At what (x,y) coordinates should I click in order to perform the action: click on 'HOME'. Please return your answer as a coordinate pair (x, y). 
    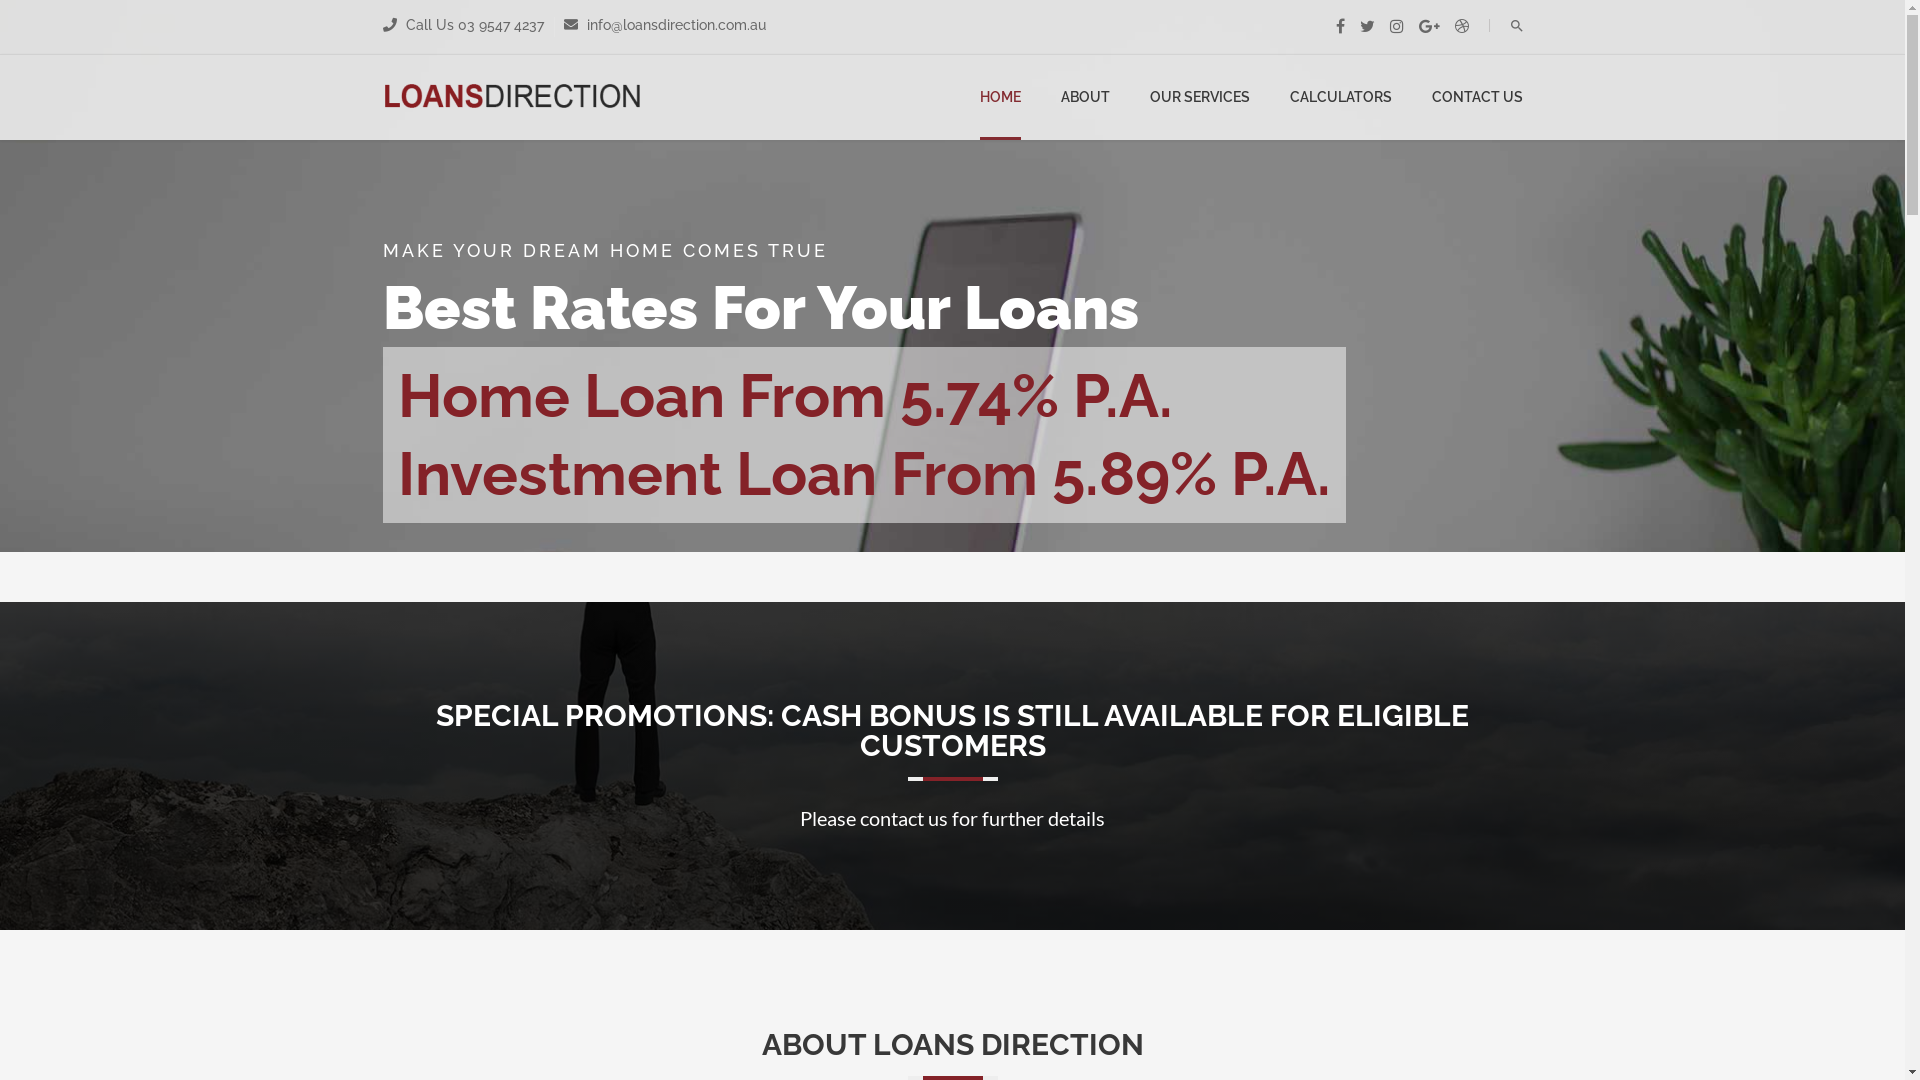
    Looking at the image, I should click on (1000, 97).